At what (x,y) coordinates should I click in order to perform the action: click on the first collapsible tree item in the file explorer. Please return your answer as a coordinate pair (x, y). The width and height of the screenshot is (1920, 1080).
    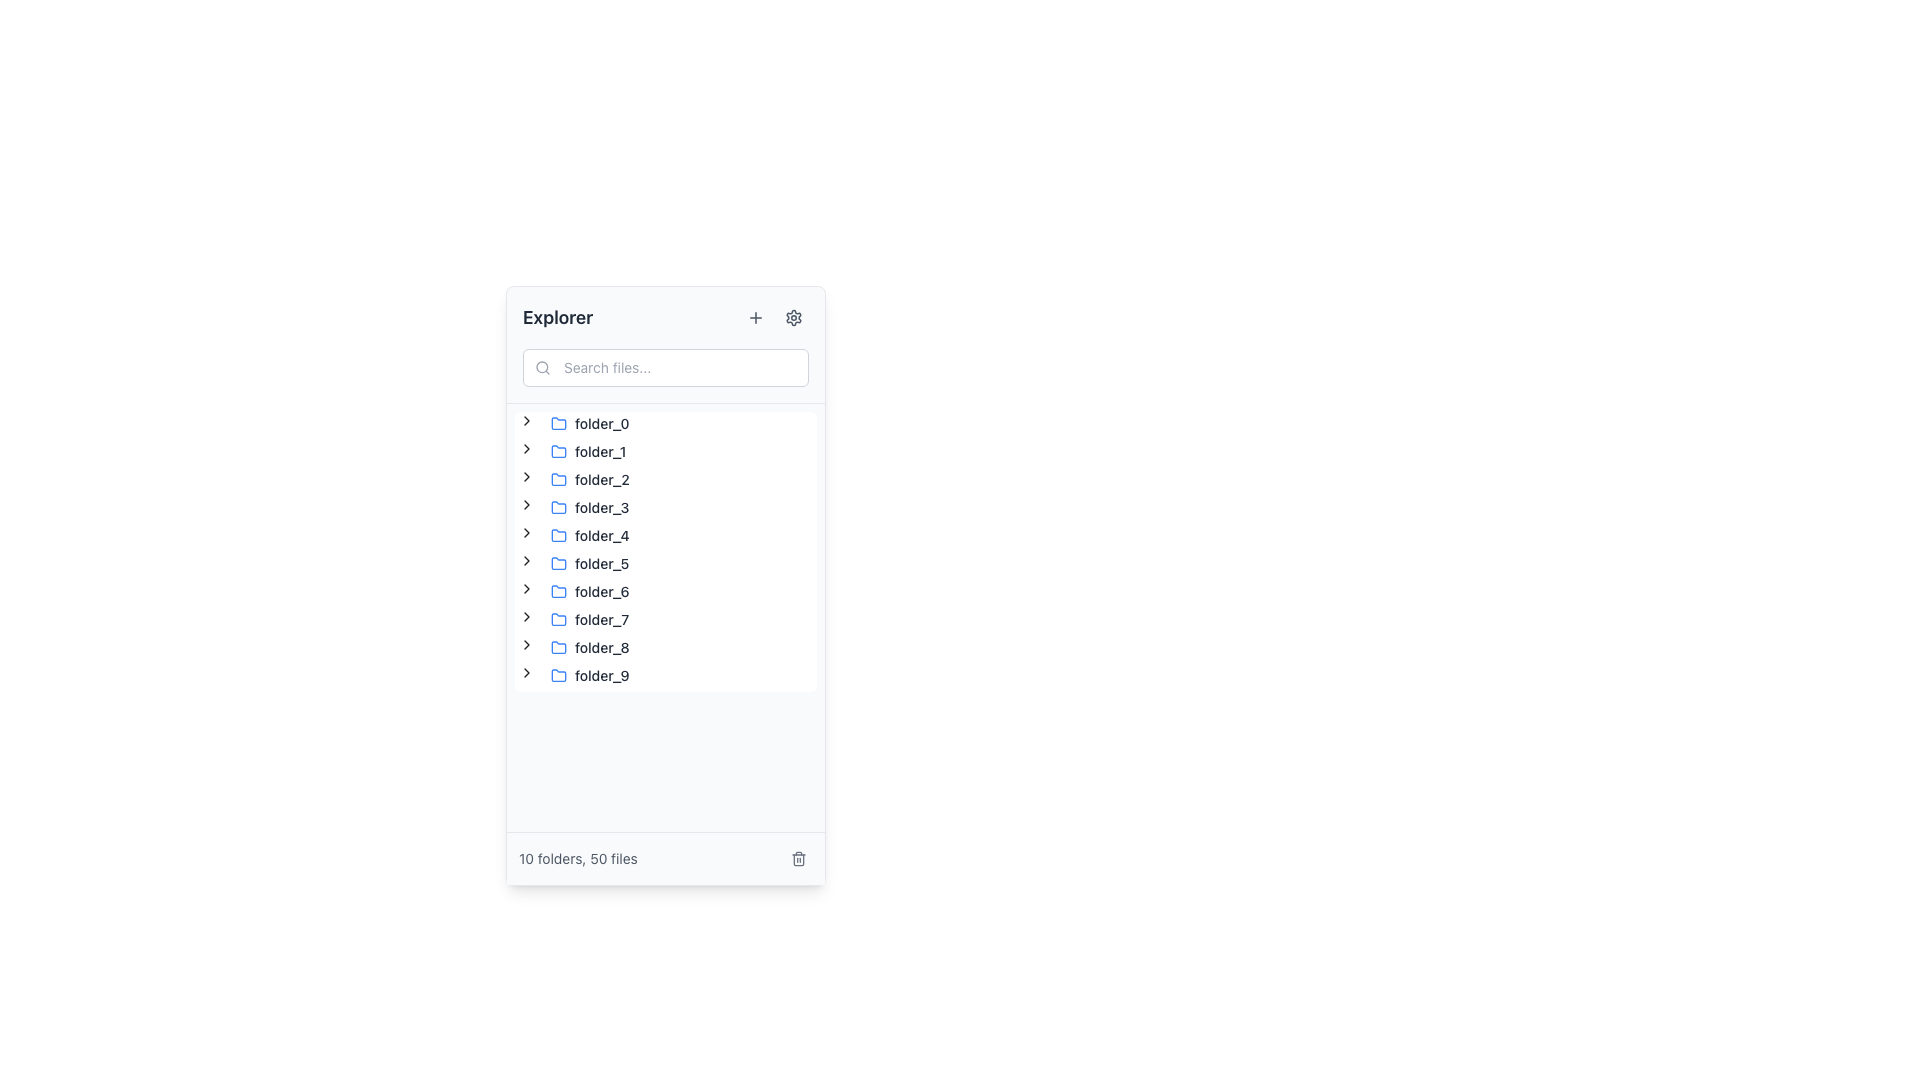
    Looking at the image, I should click on (575, 423).